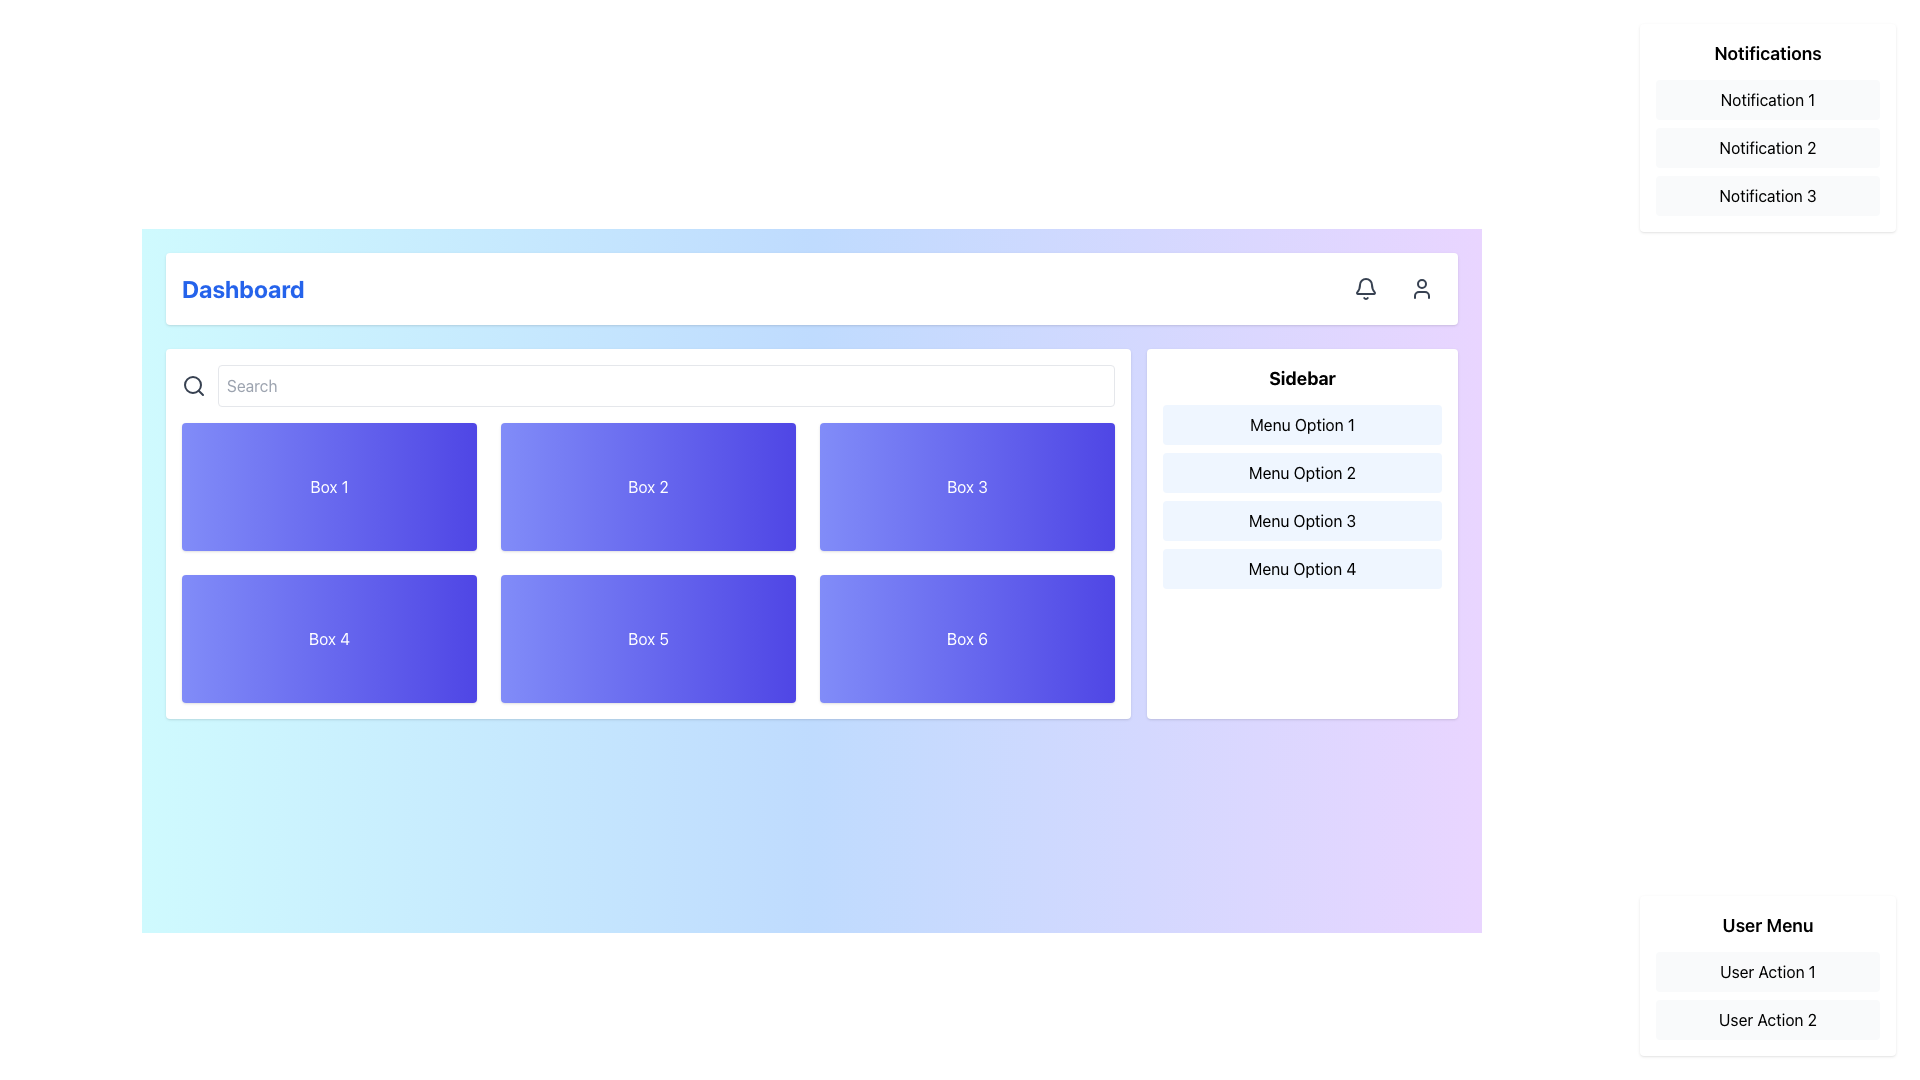 The width and height of the screenshot is (1920, 1080). Describe the element at coordinates (1420, 289) in the screenshot. I see `the user profile icon button located at the top-right corner of the layout` at that location.